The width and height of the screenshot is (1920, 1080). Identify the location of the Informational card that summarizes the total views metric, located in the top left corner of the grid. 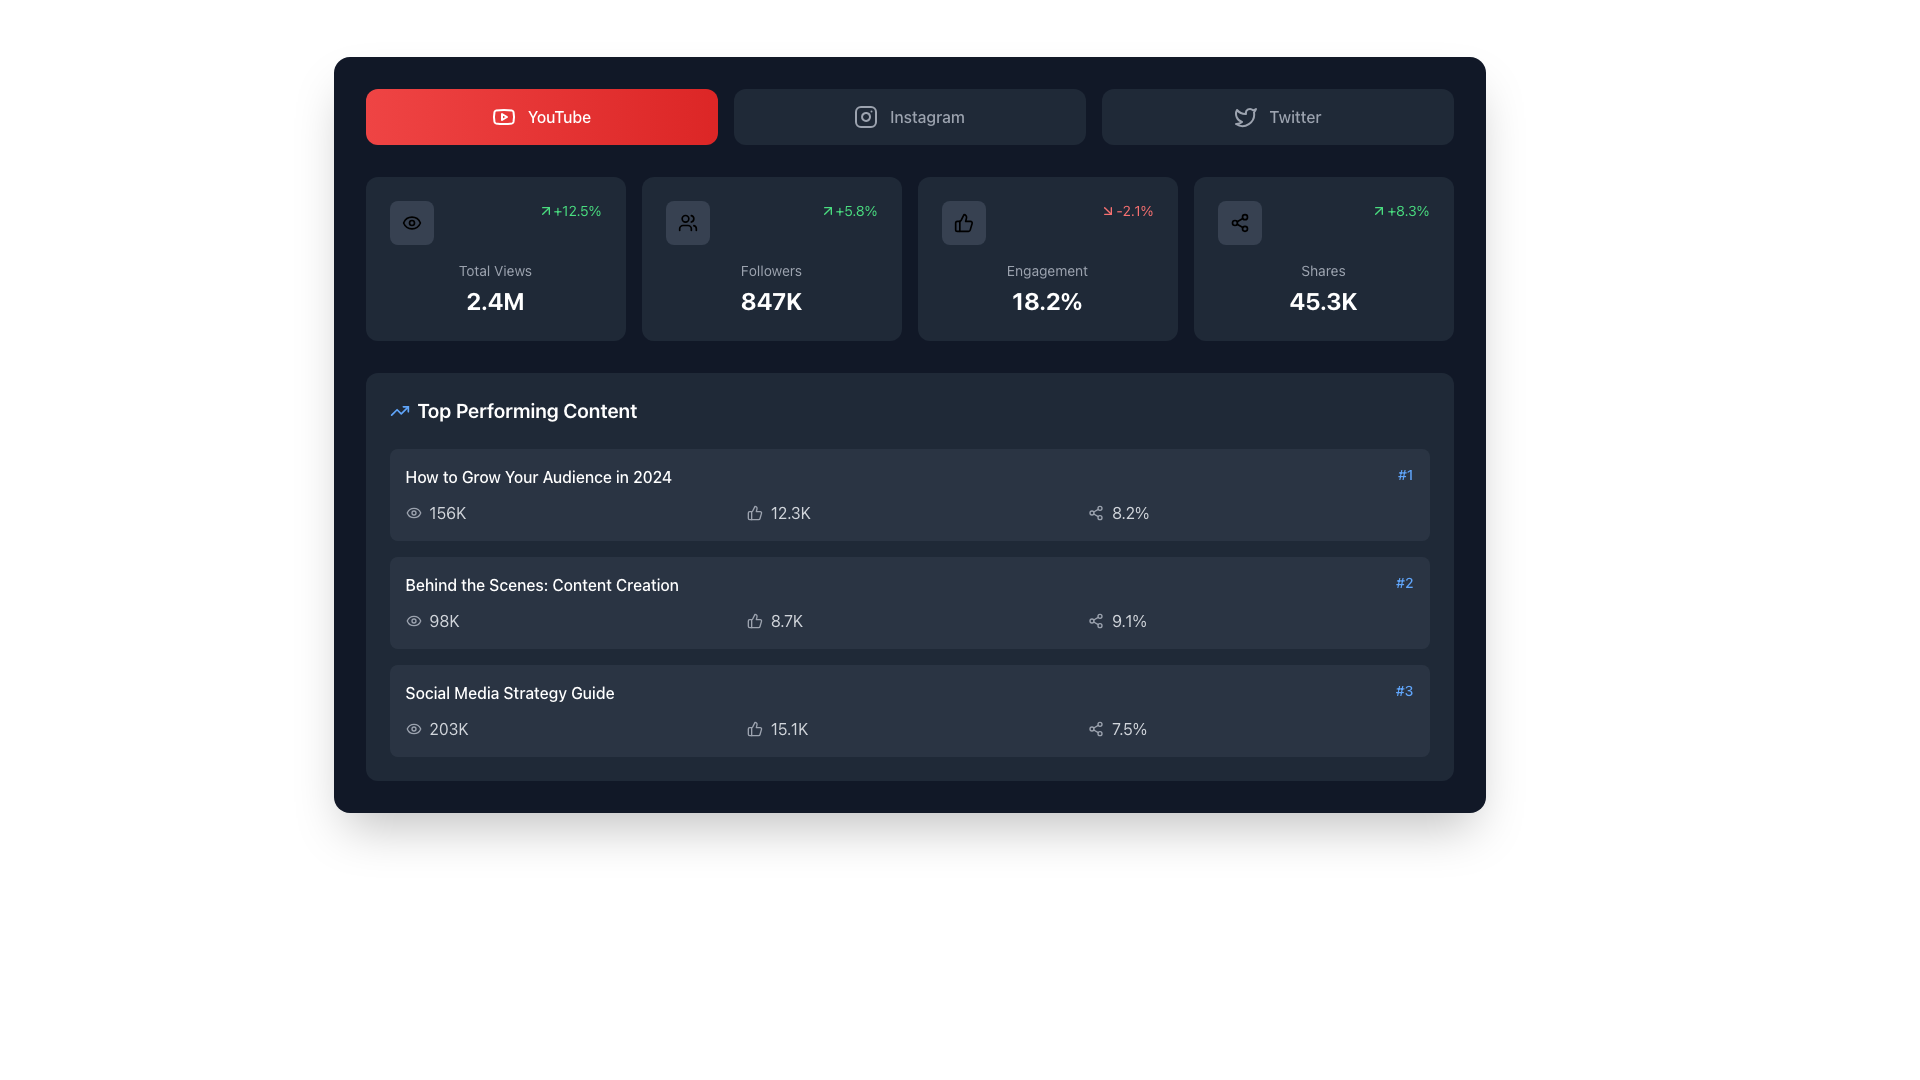
(495, 257).